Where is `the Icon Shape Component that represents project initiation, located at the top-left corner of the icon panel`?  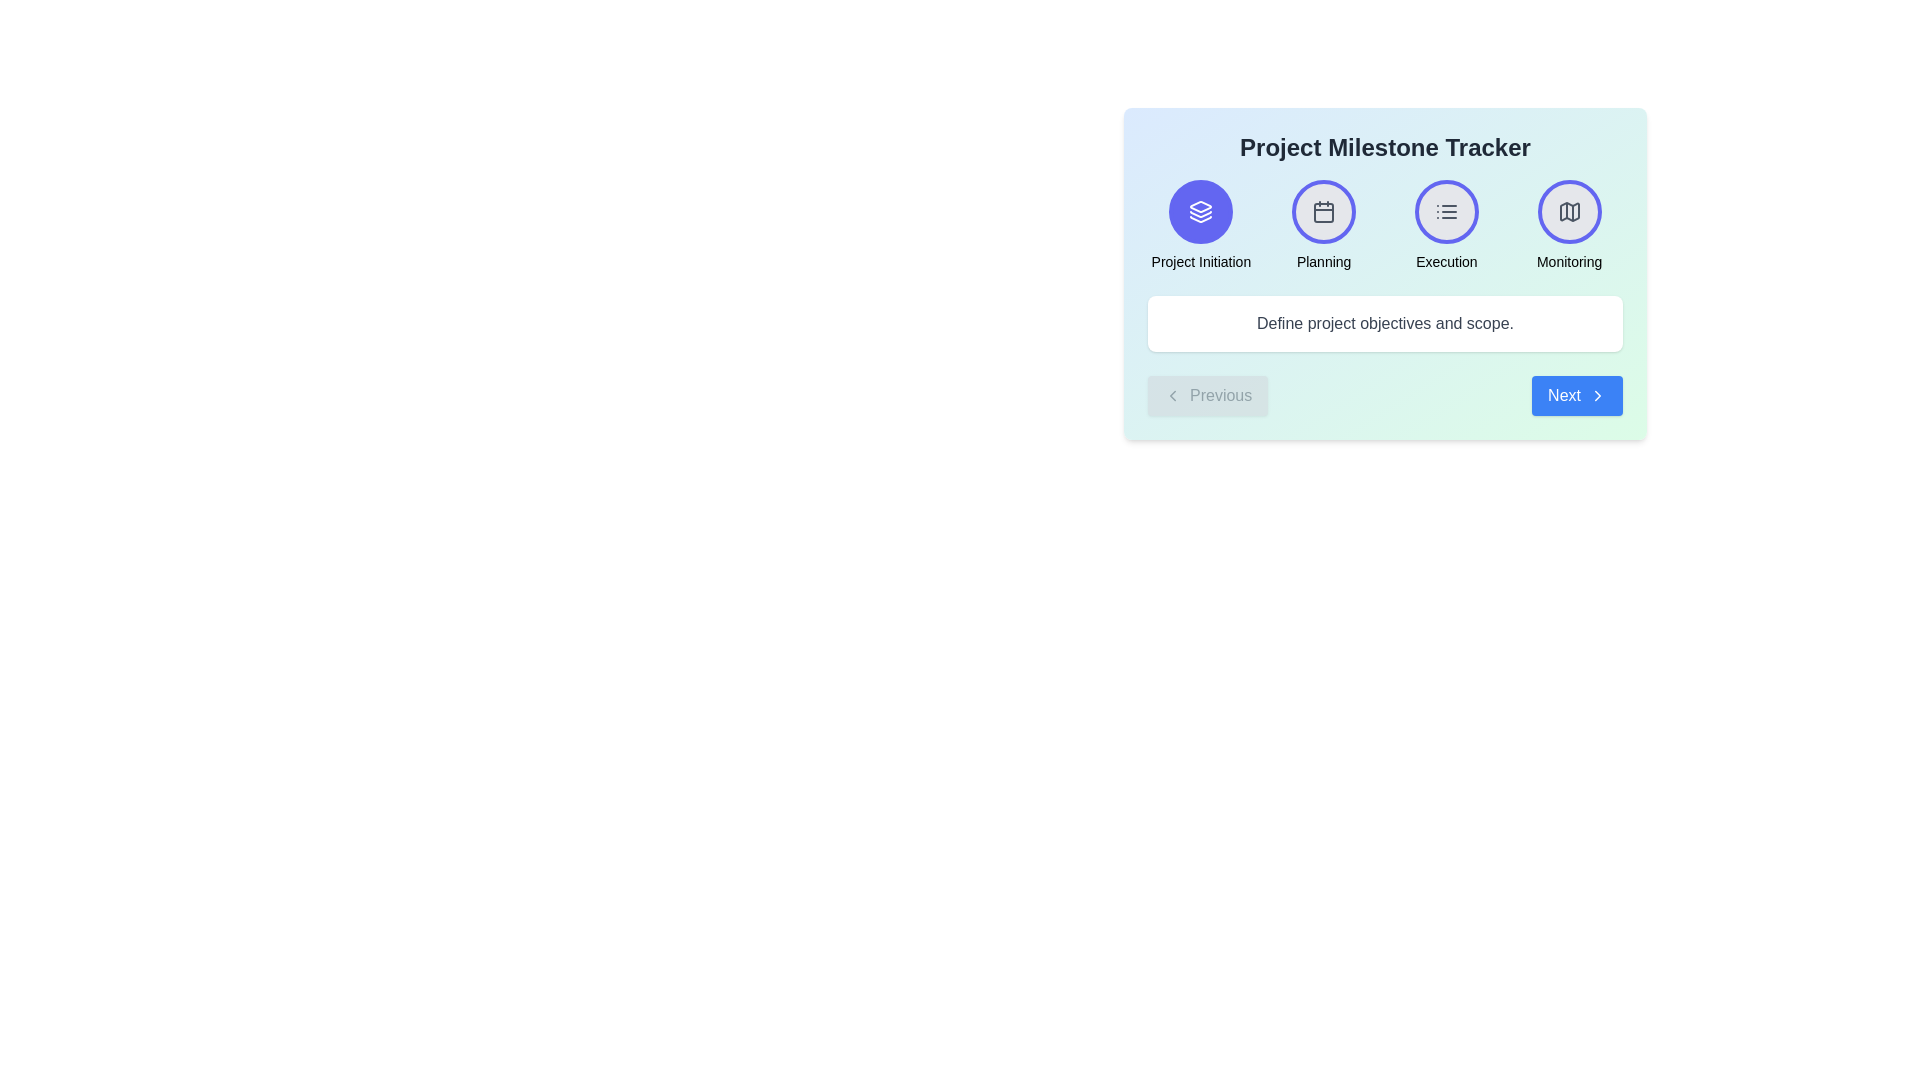
the Icon Shape Component that represents project initiation, located at the top-left corner of the icon panel is located at coordinates (1200, 207).